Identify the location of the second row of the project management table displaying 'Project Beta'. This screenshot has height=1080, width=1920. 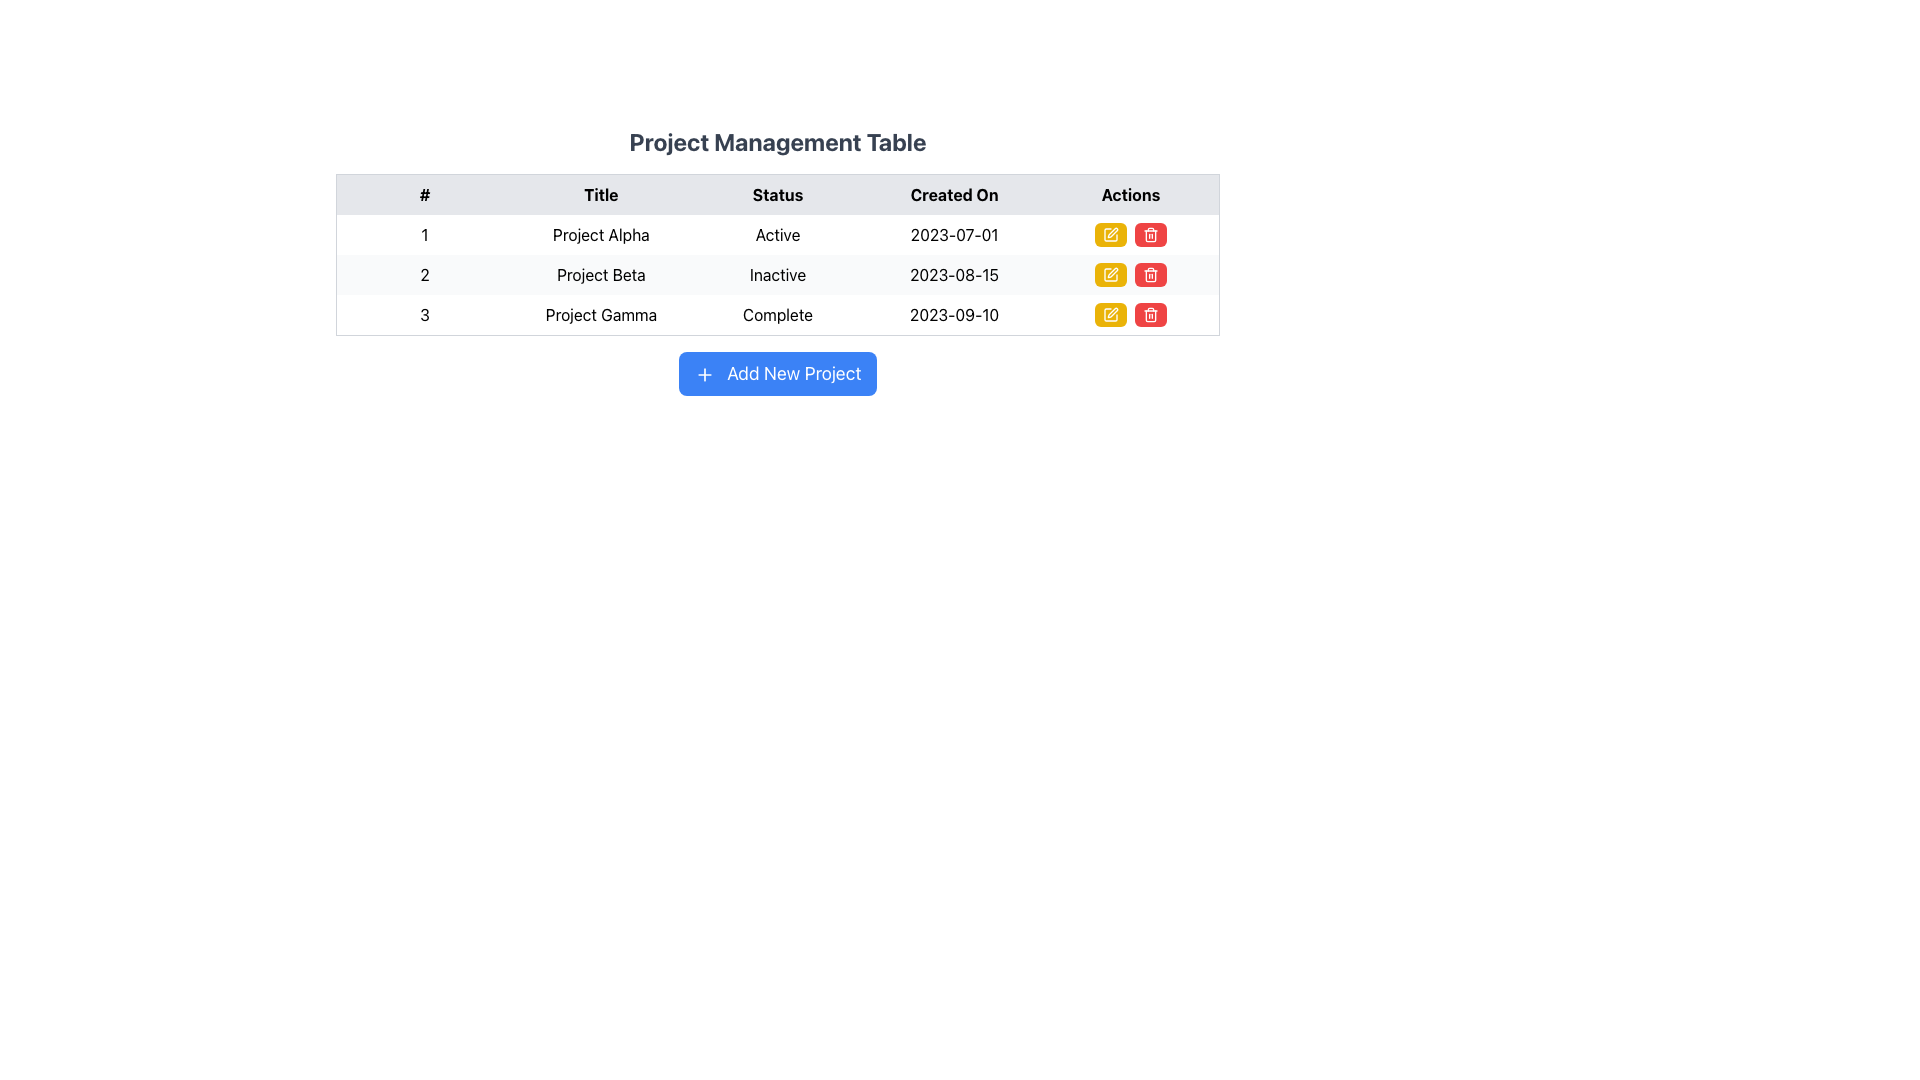
(776, 274).